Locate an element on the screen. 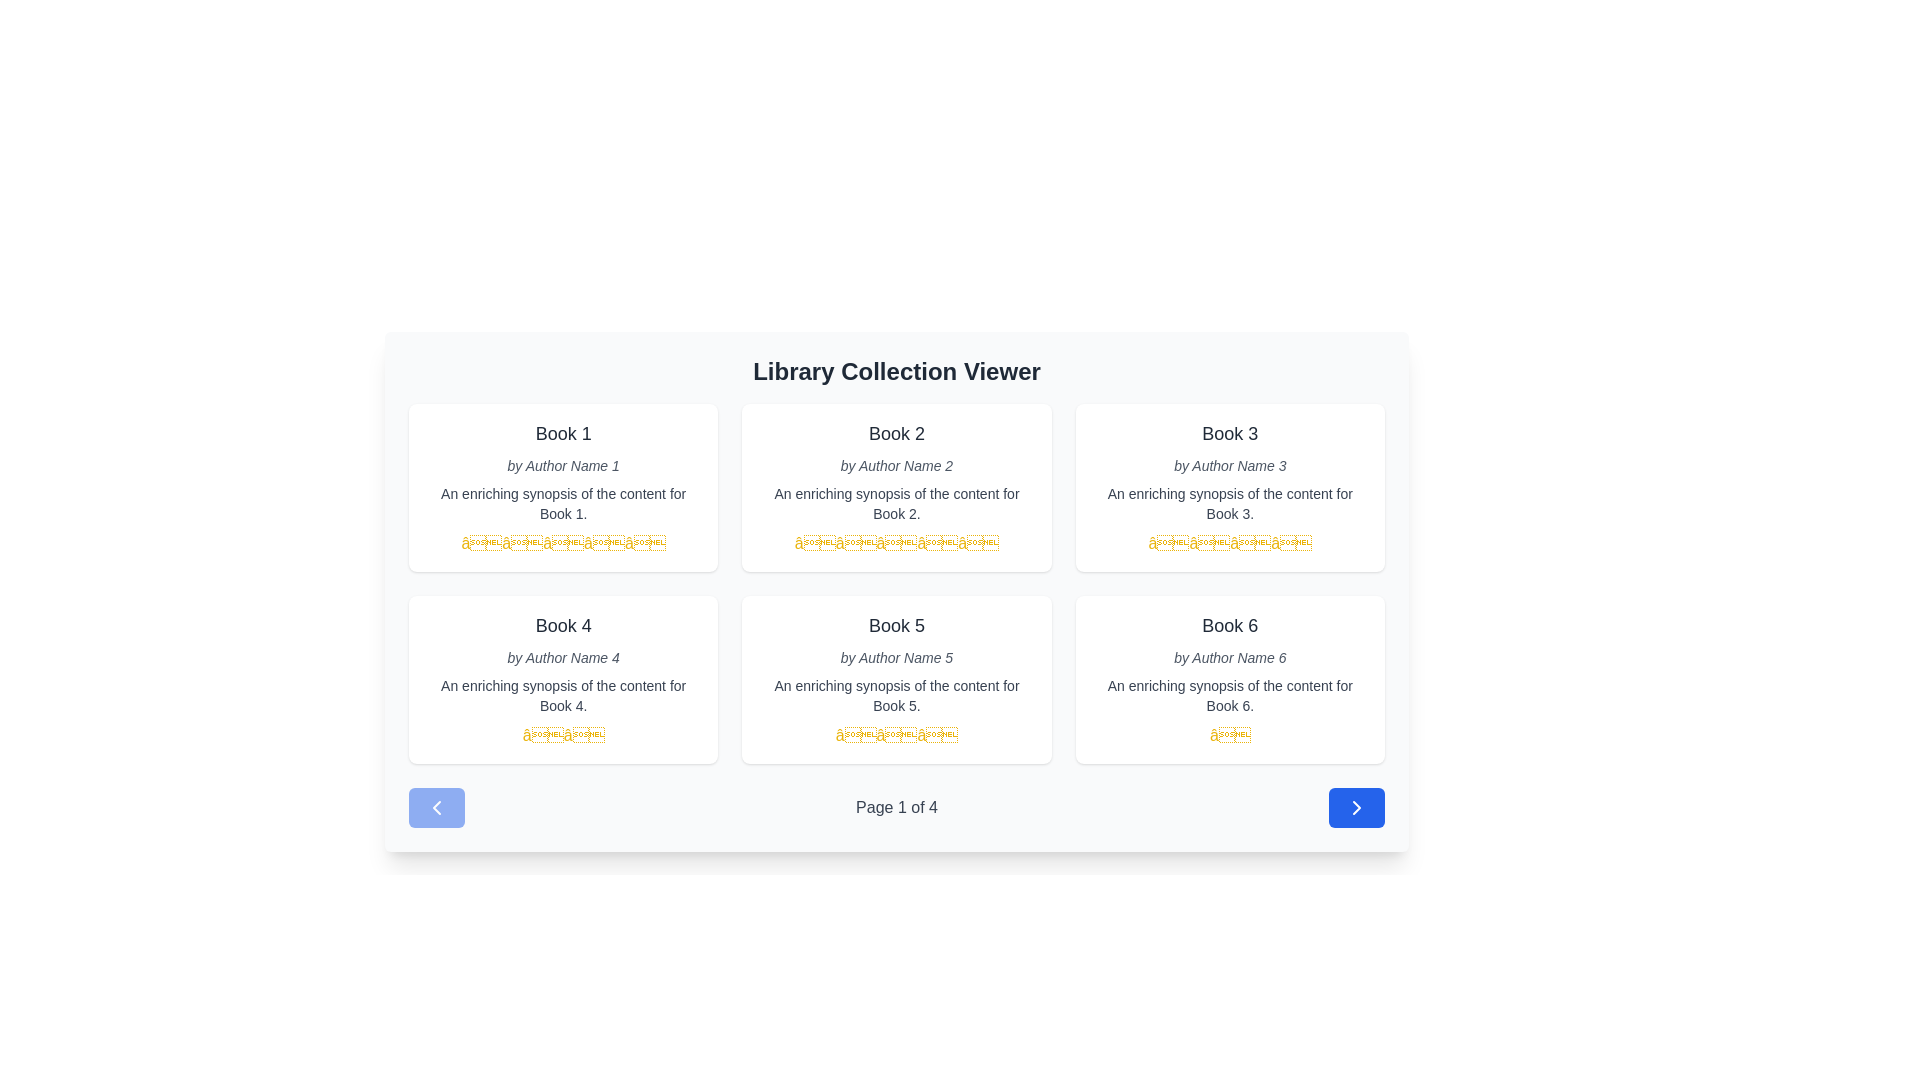 This screenshot has height=1080, width=1920. the bold, larger text labeled 'Book 2' which is the title of the card in the second column of the top row, positioned below 'Library Collection Viewer' is located at coordinates (896, 433).